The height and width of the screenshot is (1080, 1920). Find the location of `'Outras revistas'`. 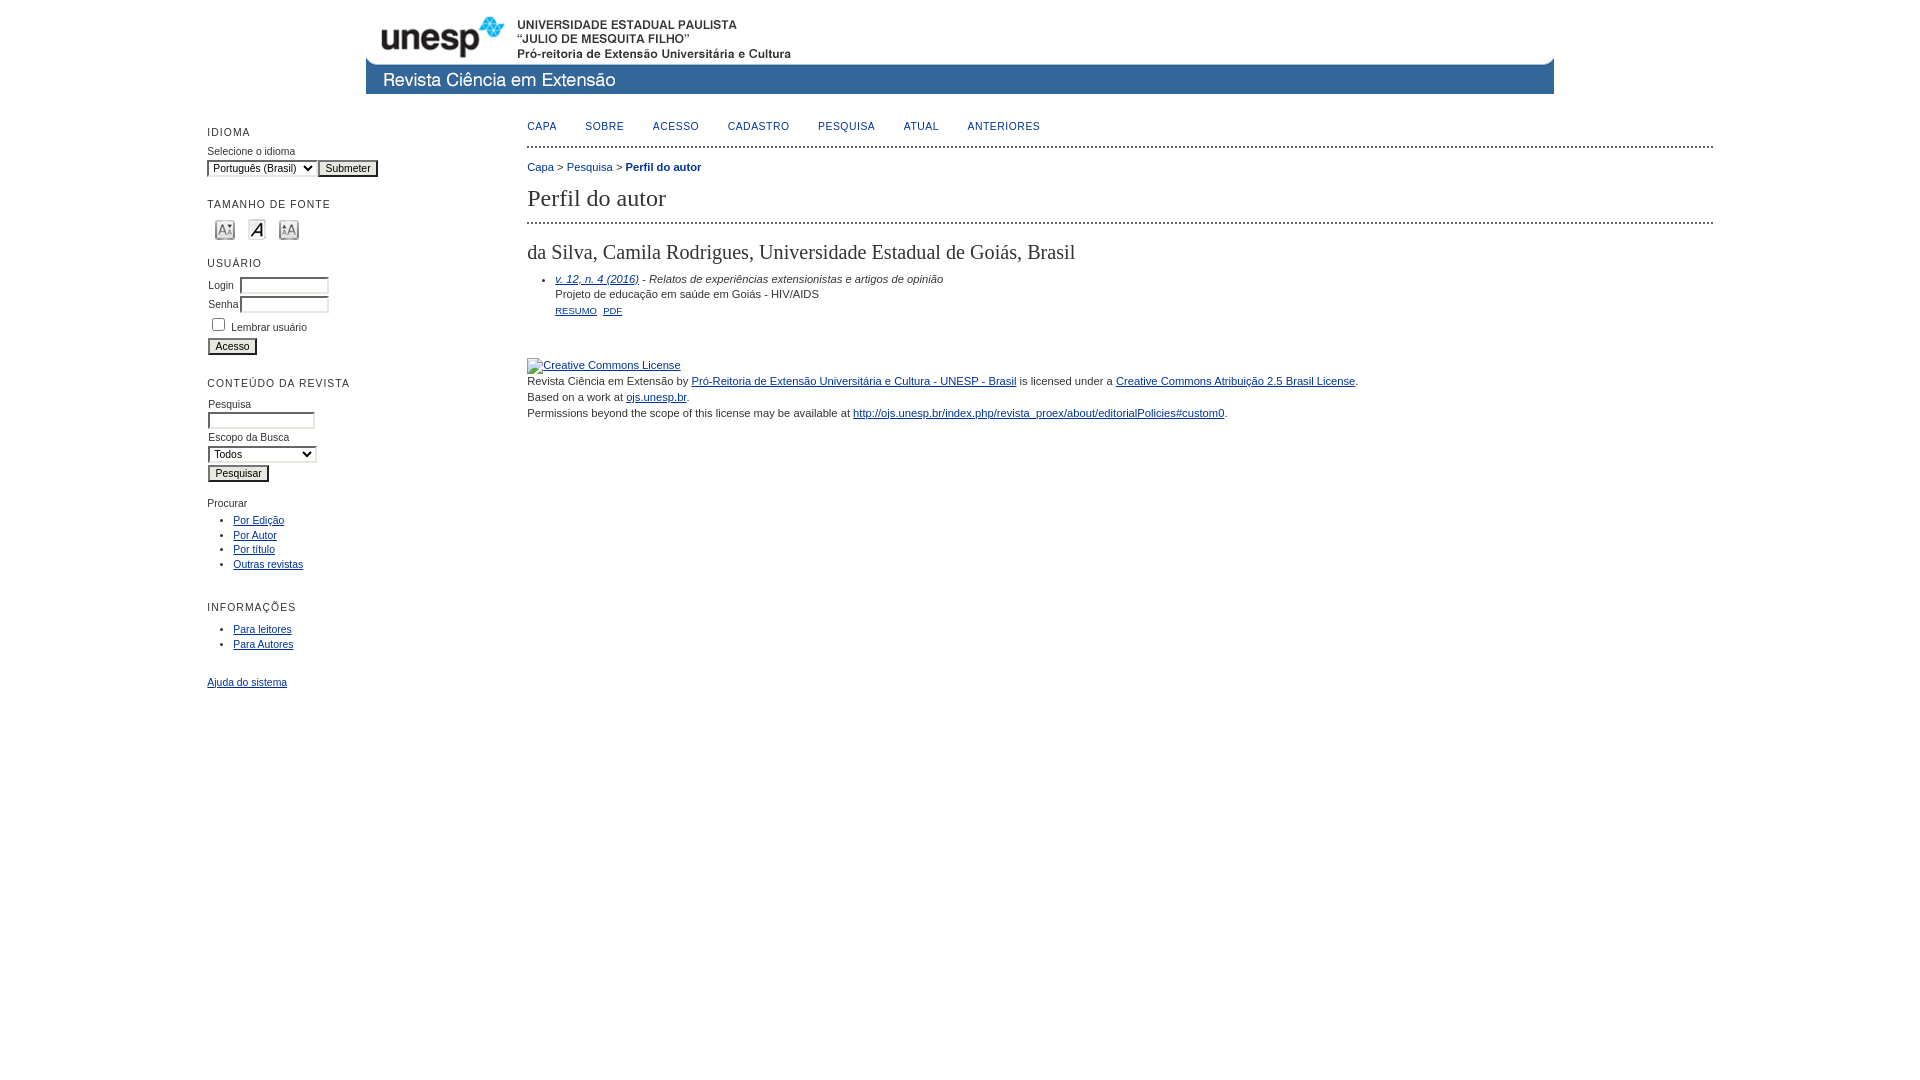

'Outras revistas' is located at coordinates (267, 564).